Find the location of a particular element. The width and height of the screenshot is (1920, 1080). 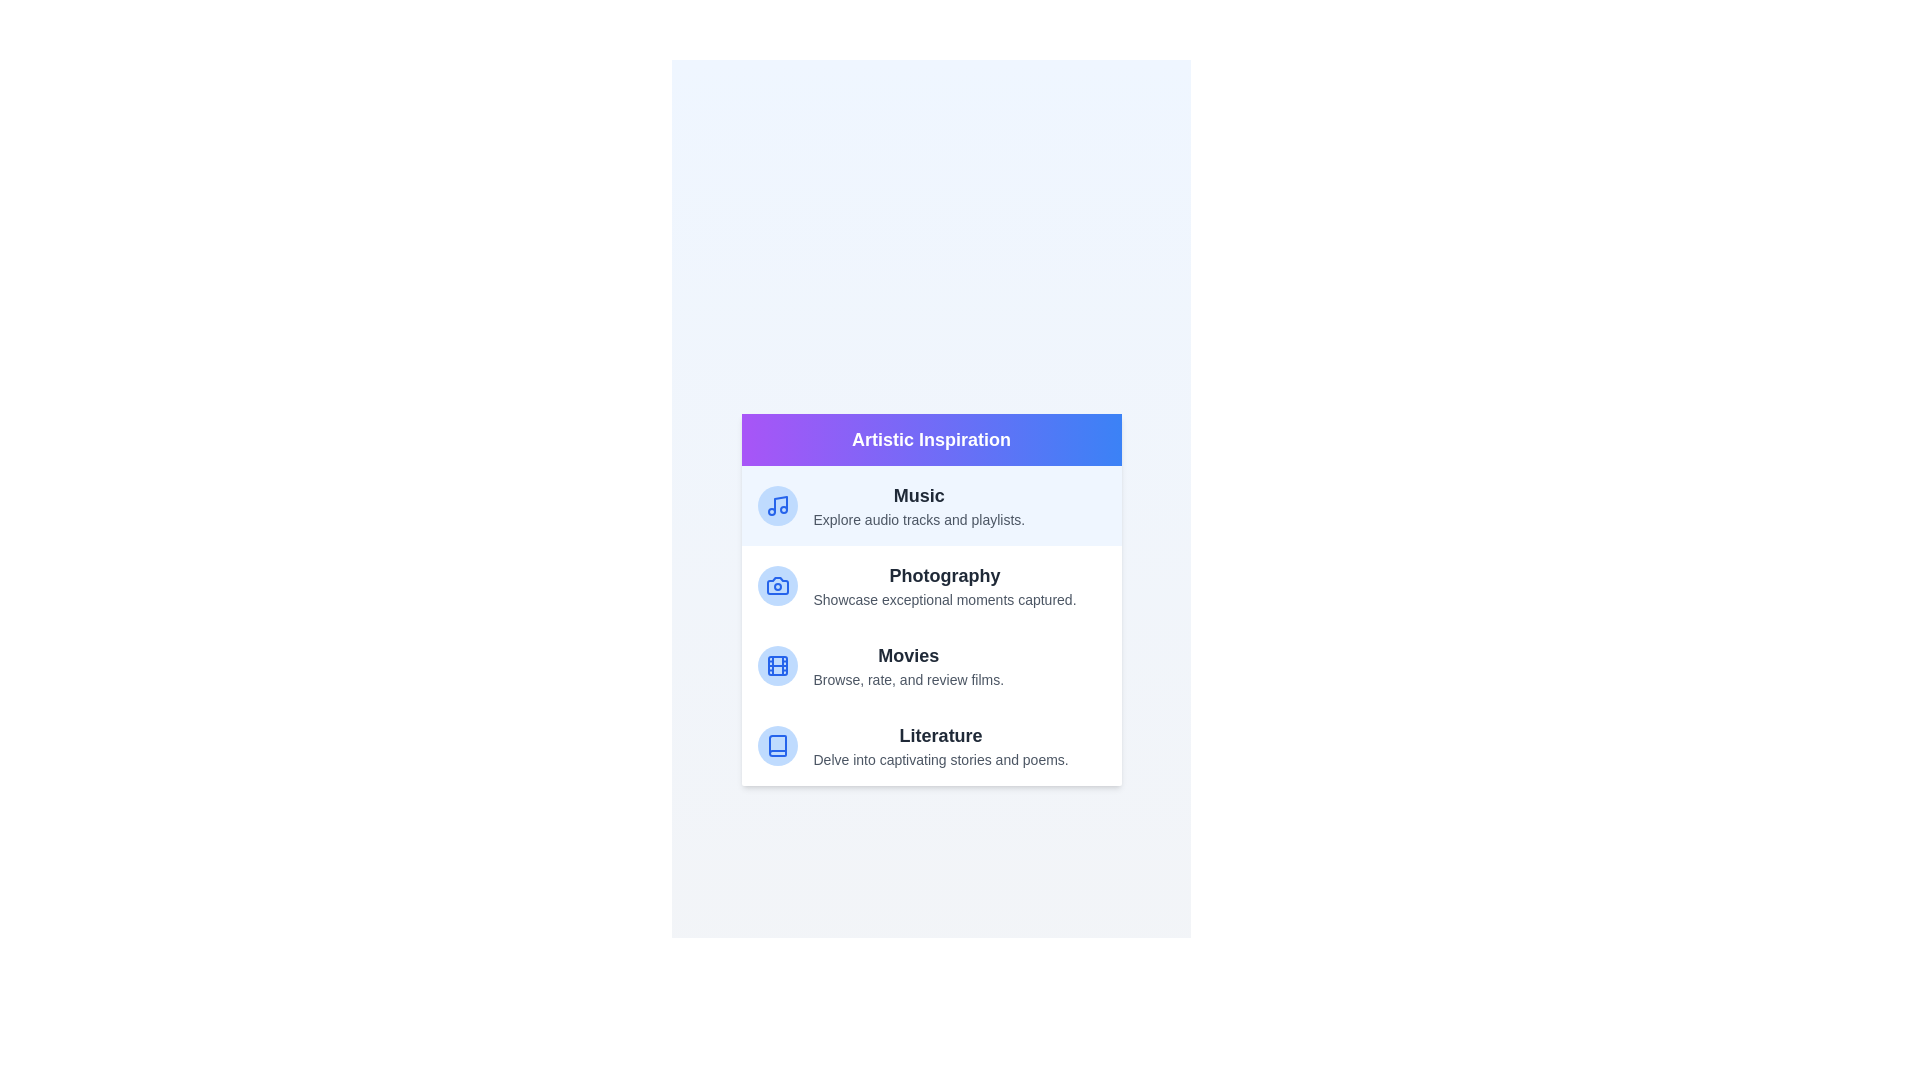

the category Music to read its description is located at coordinates (930, 504).